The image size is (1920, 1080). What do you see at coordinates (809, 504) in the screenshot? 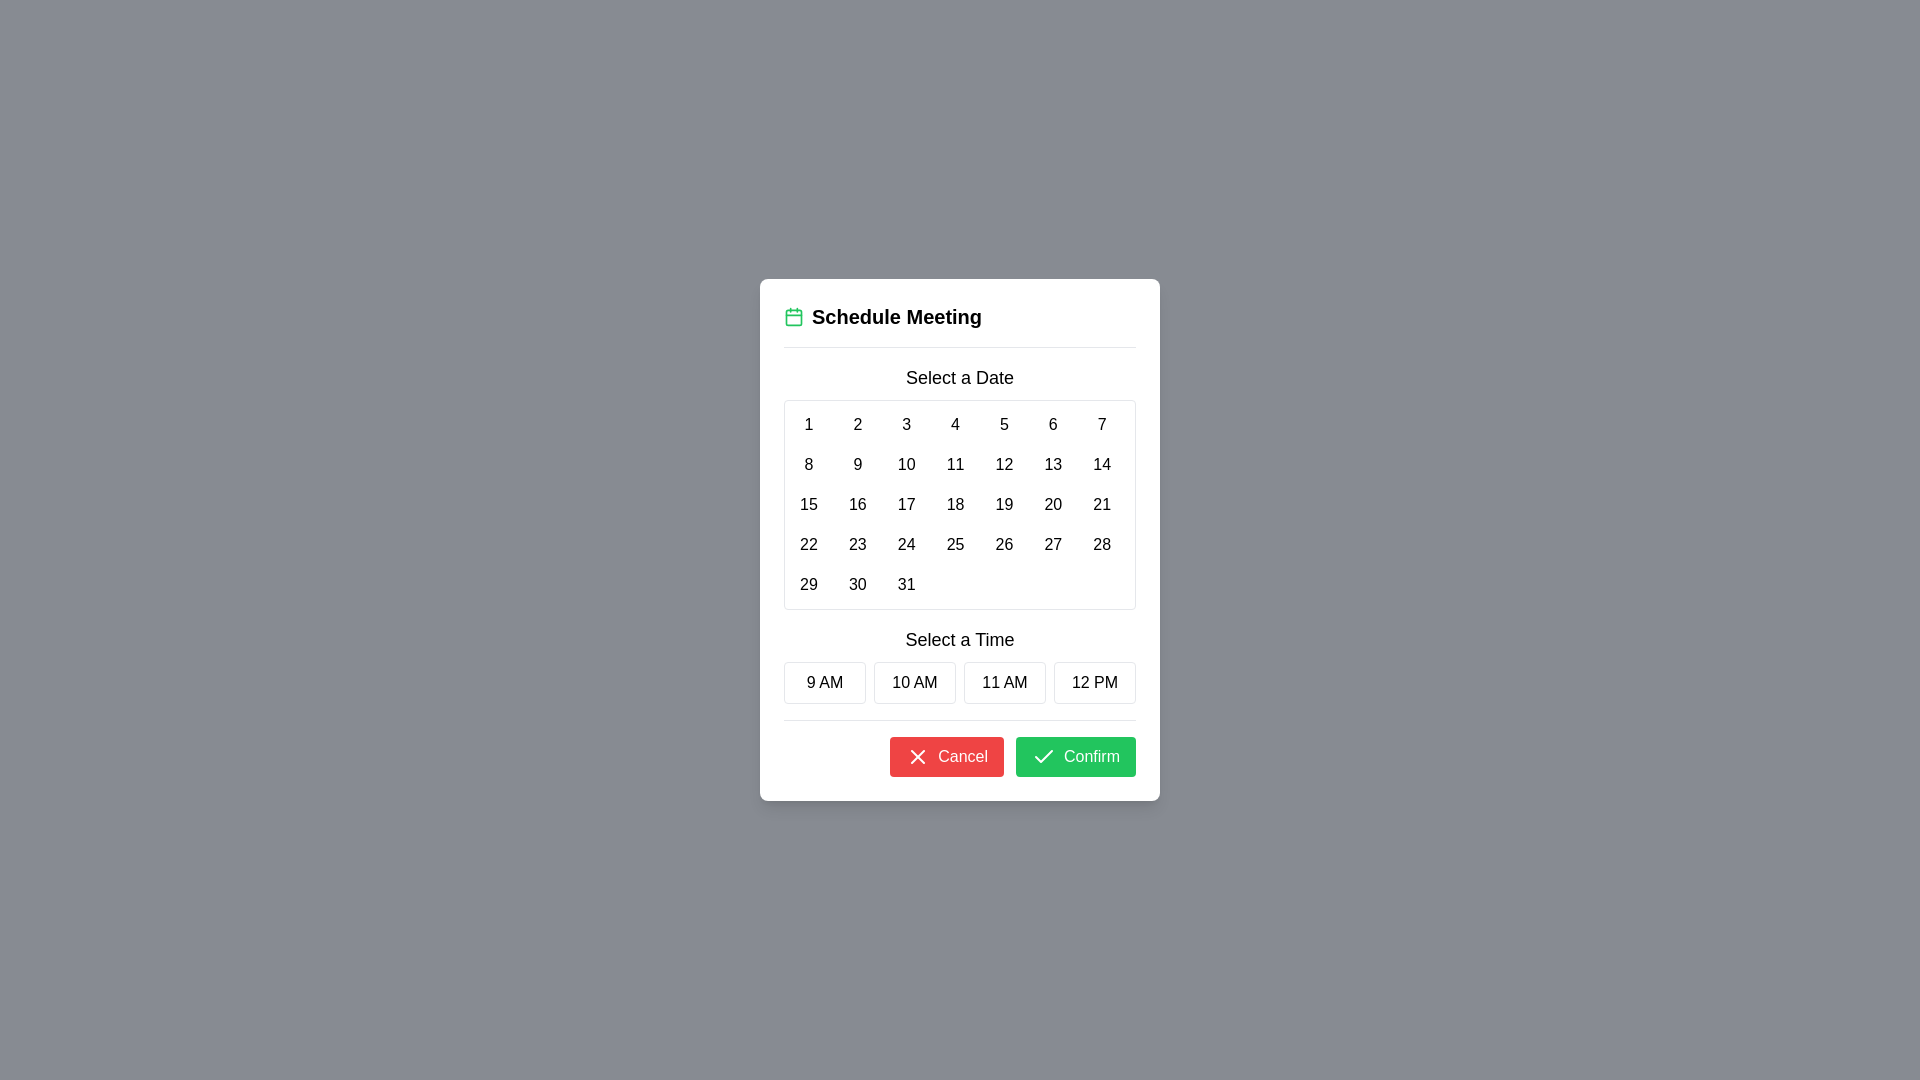
I see `the date selector button representing the date '15' in the 'Schedule Meeting' modal to change its background color` at bounding box center [809, 504].